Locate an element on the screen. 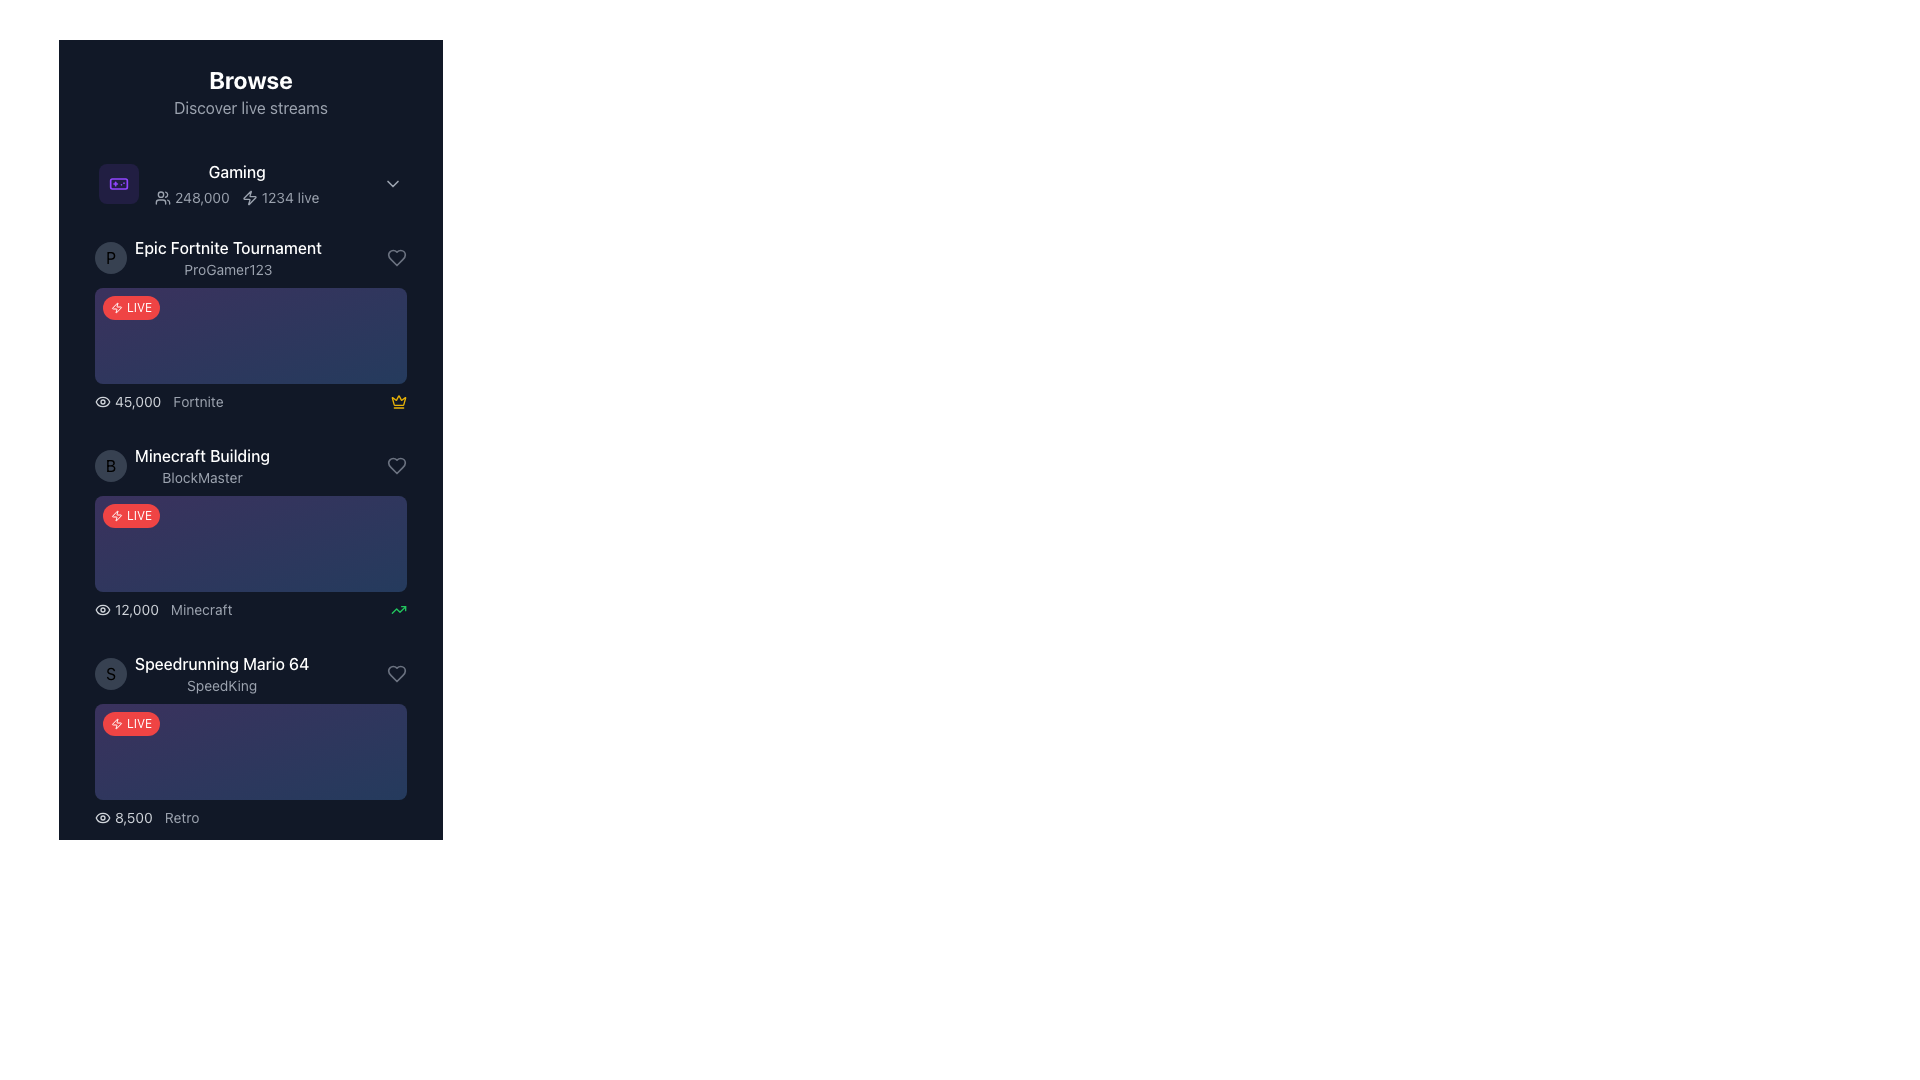 The width and height of the screenshot is (1920, 1080). the Vector Icon that indicates the count of active live streams, positioned adjacent to the '1234 live' text is located at coordinates (115, 515).